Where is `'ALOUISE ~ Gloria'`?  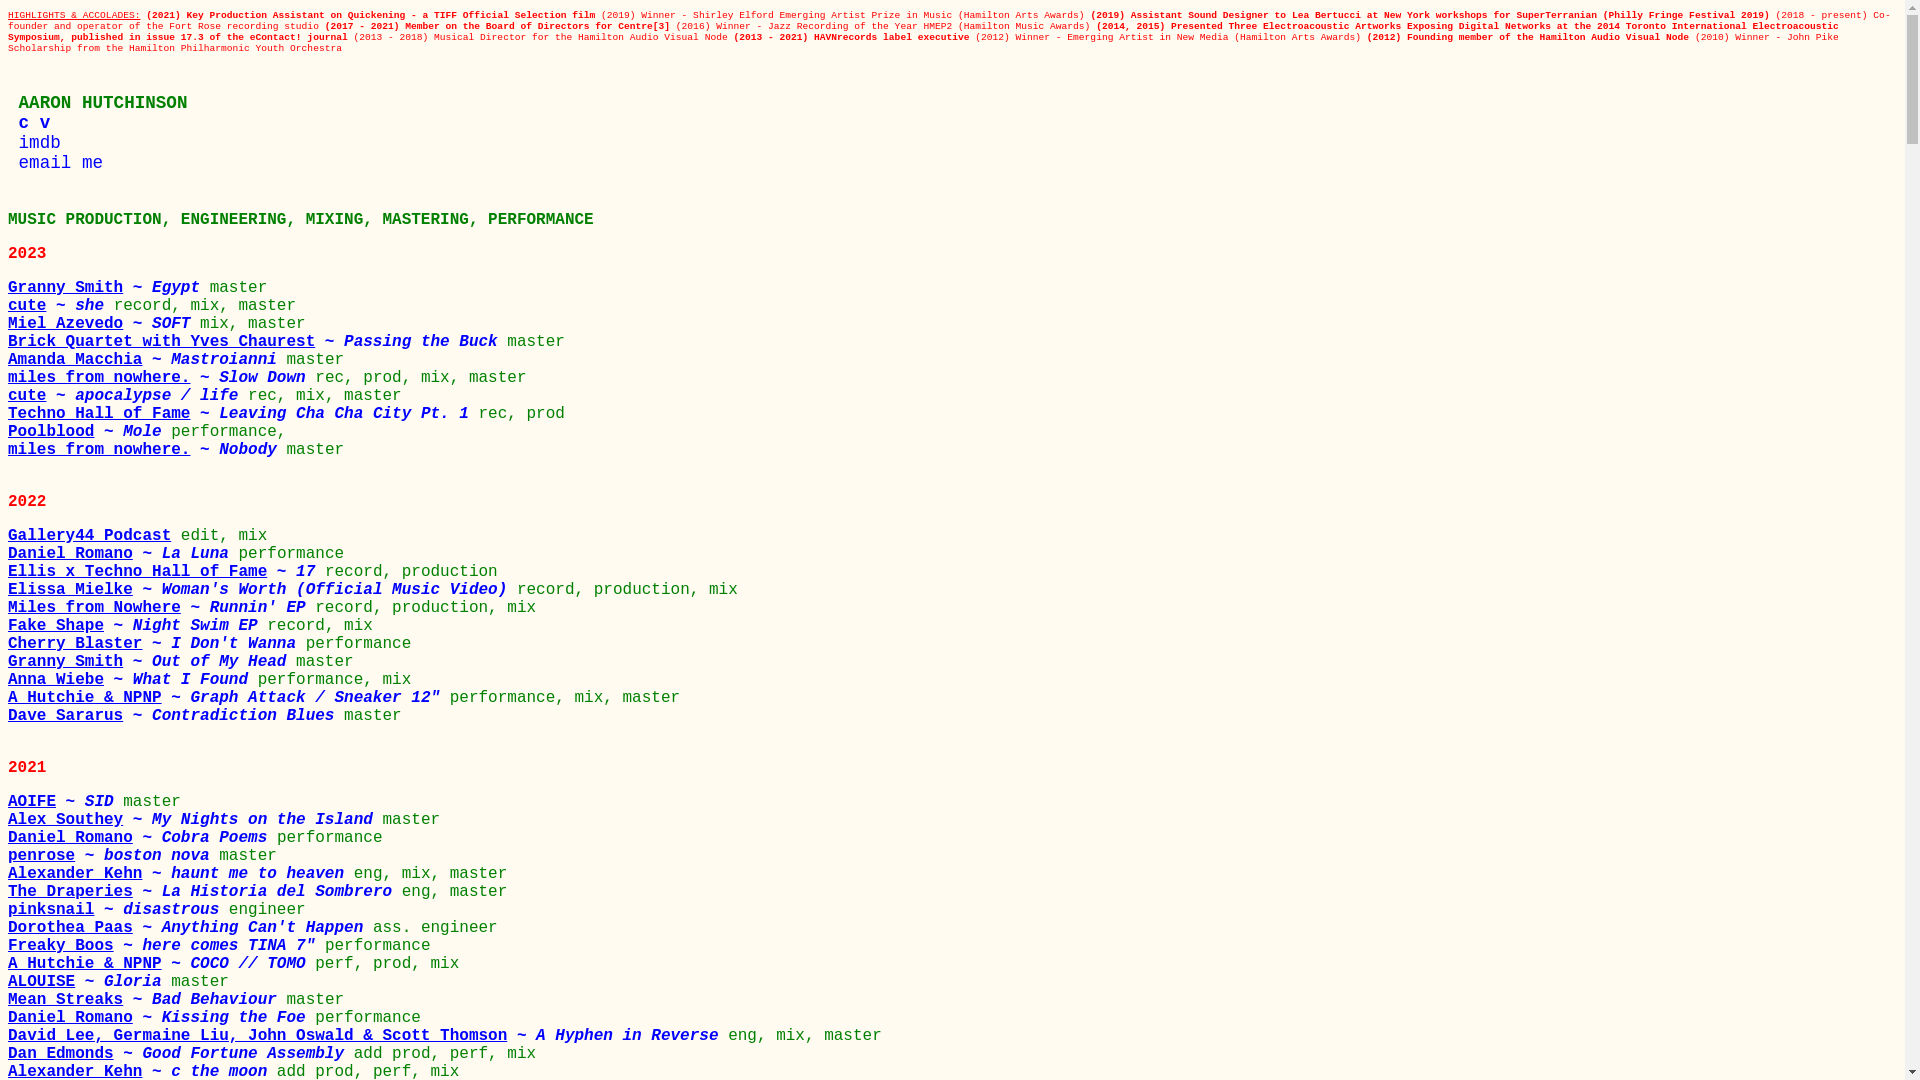 'ALOUISE ~ Gloria' is located at coordinates (88, 981).